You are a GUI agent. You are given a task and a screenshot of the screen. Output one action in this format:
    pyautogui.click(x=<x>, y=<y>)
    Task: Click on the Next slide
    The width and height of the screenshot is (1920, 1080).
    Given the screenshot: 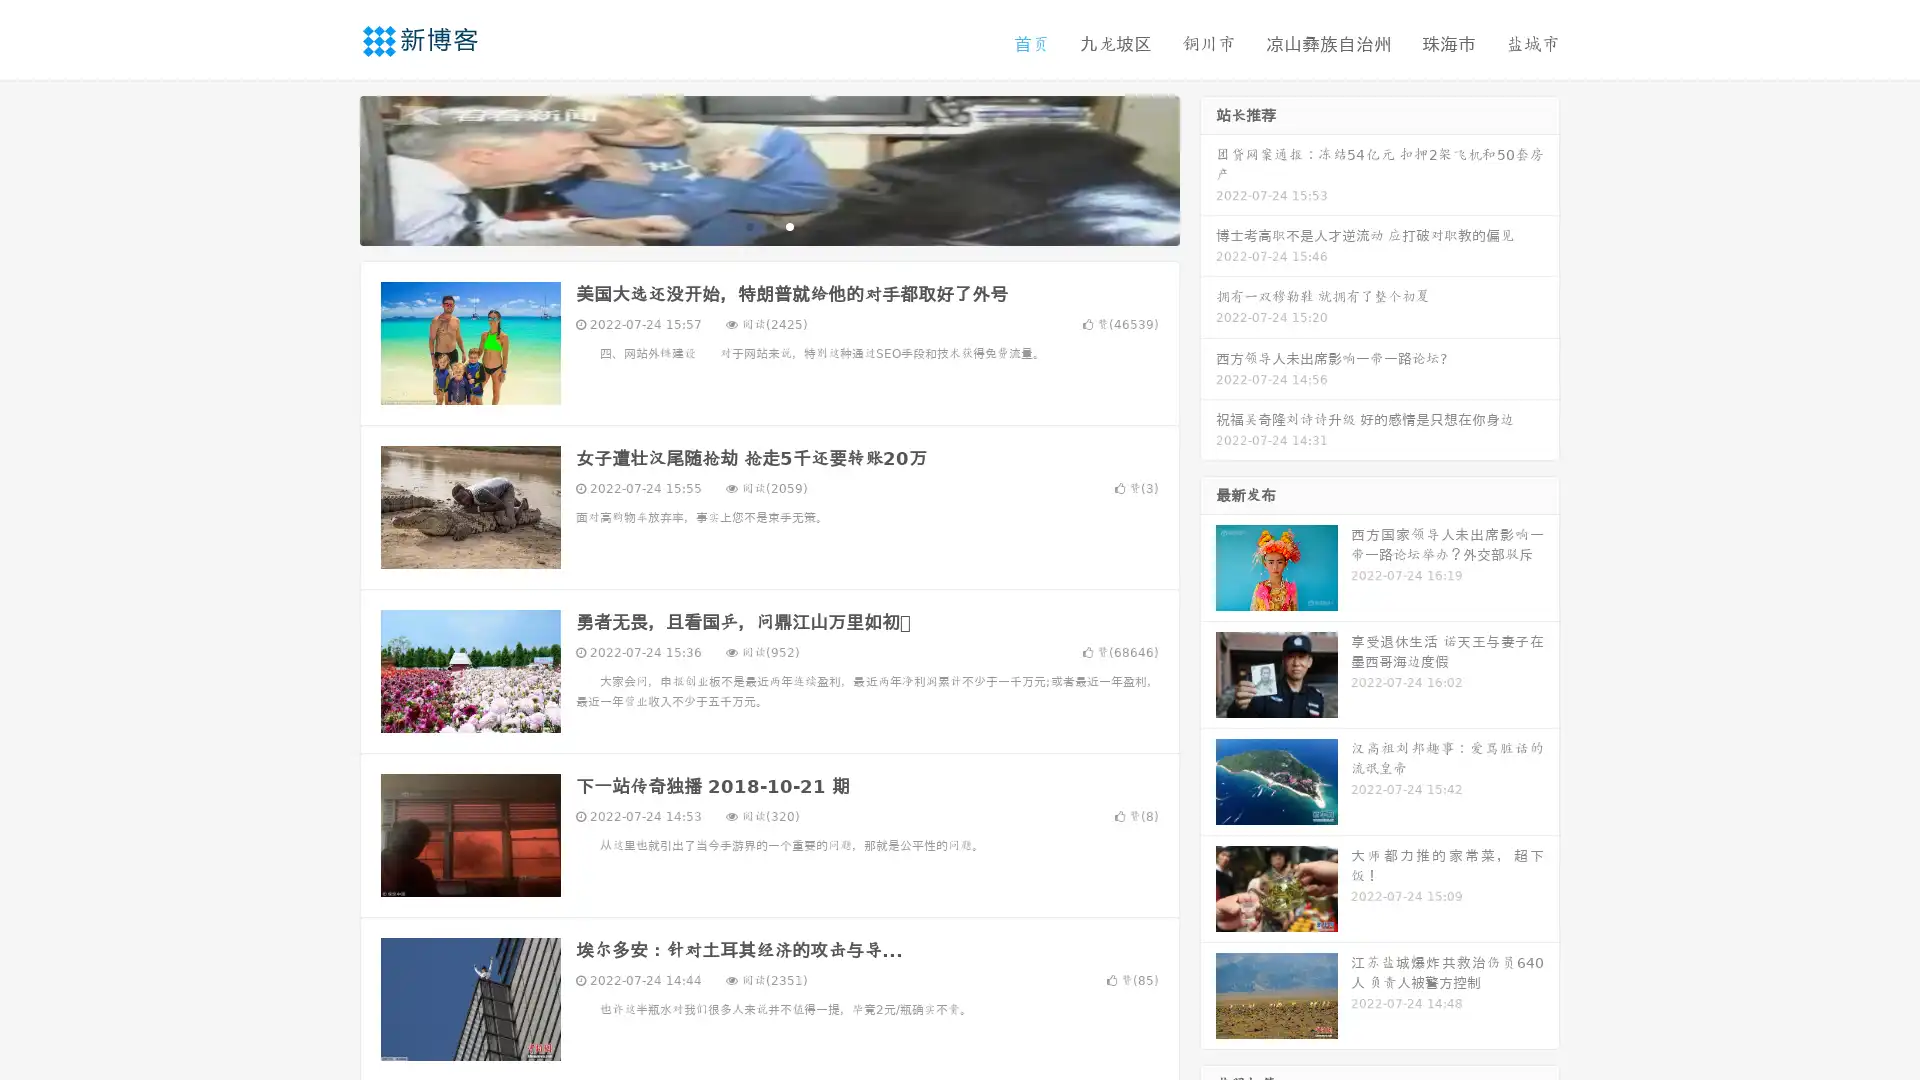 What is the action you would take?
    pyautogui.click(x=1208, y=168)
    